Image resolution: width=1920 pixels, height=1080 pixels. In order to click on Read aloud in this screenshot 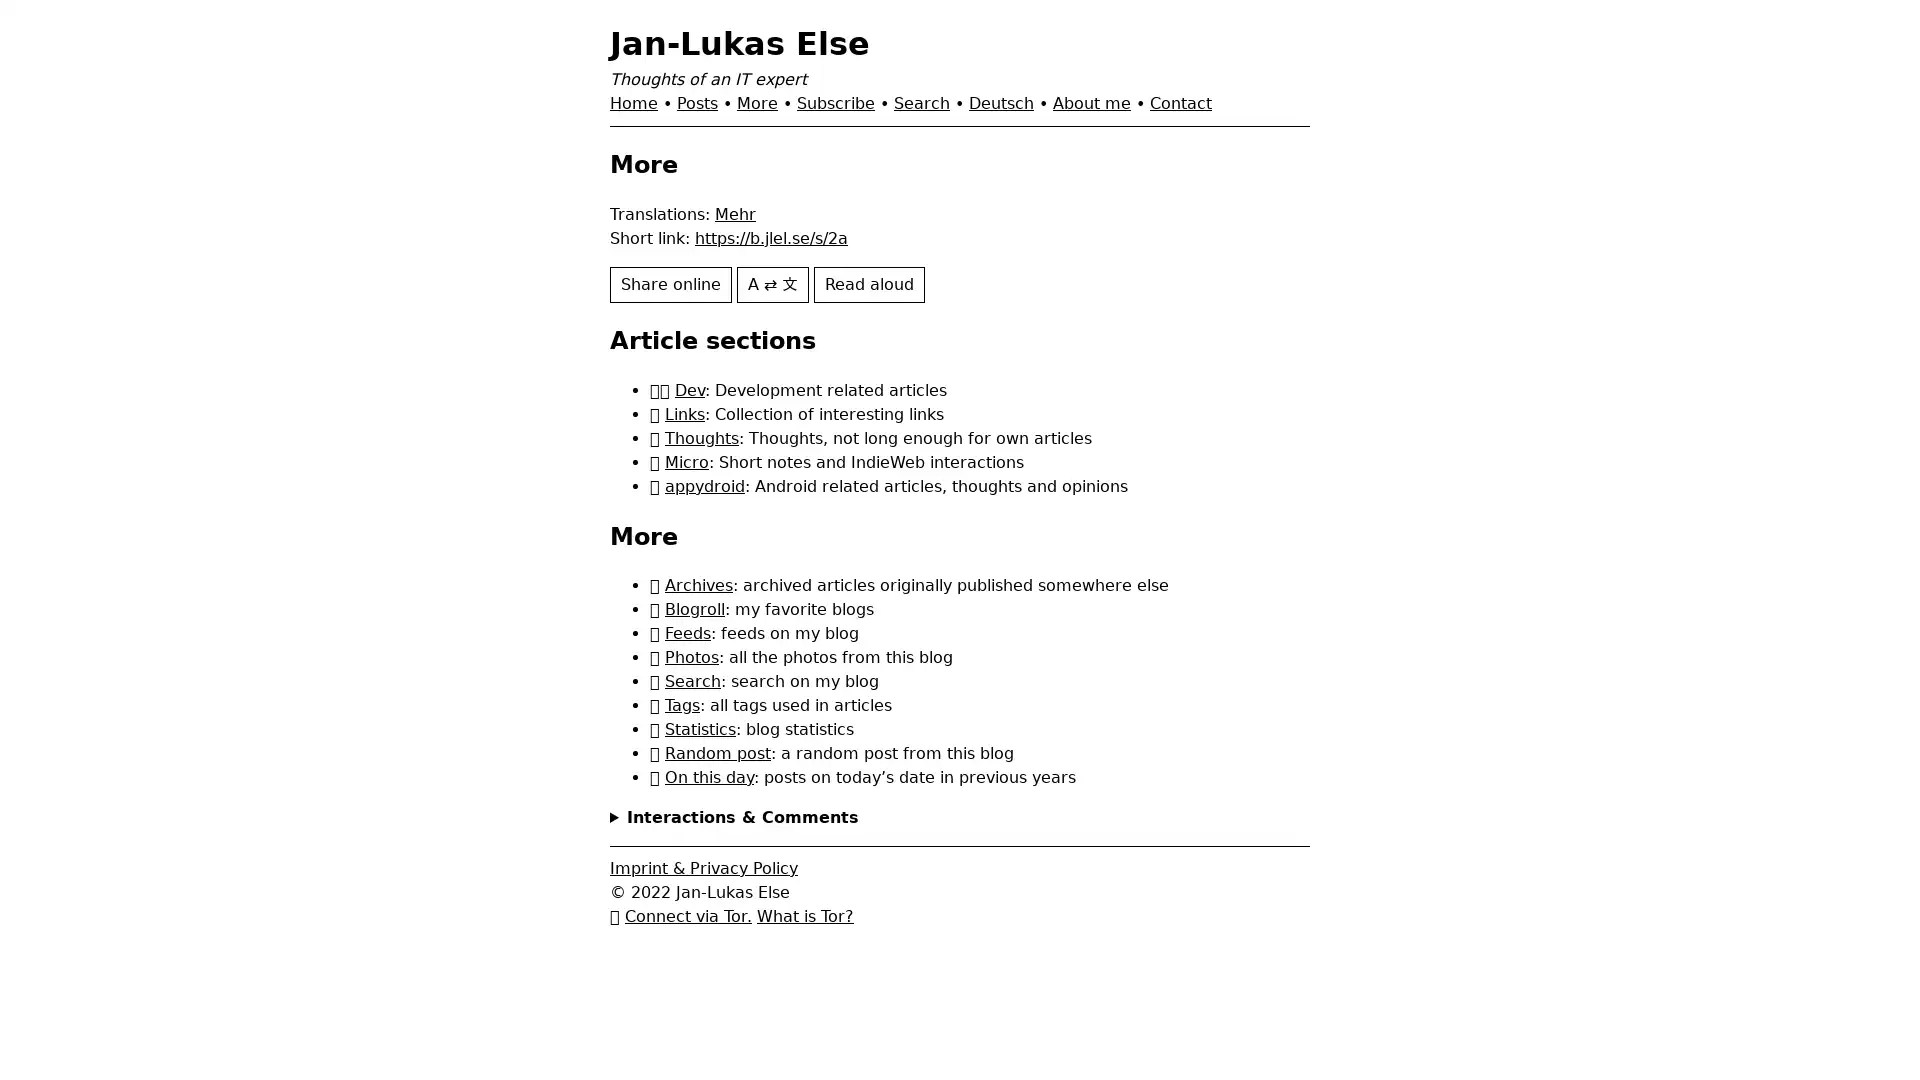, I will do `click(869, 284)`.